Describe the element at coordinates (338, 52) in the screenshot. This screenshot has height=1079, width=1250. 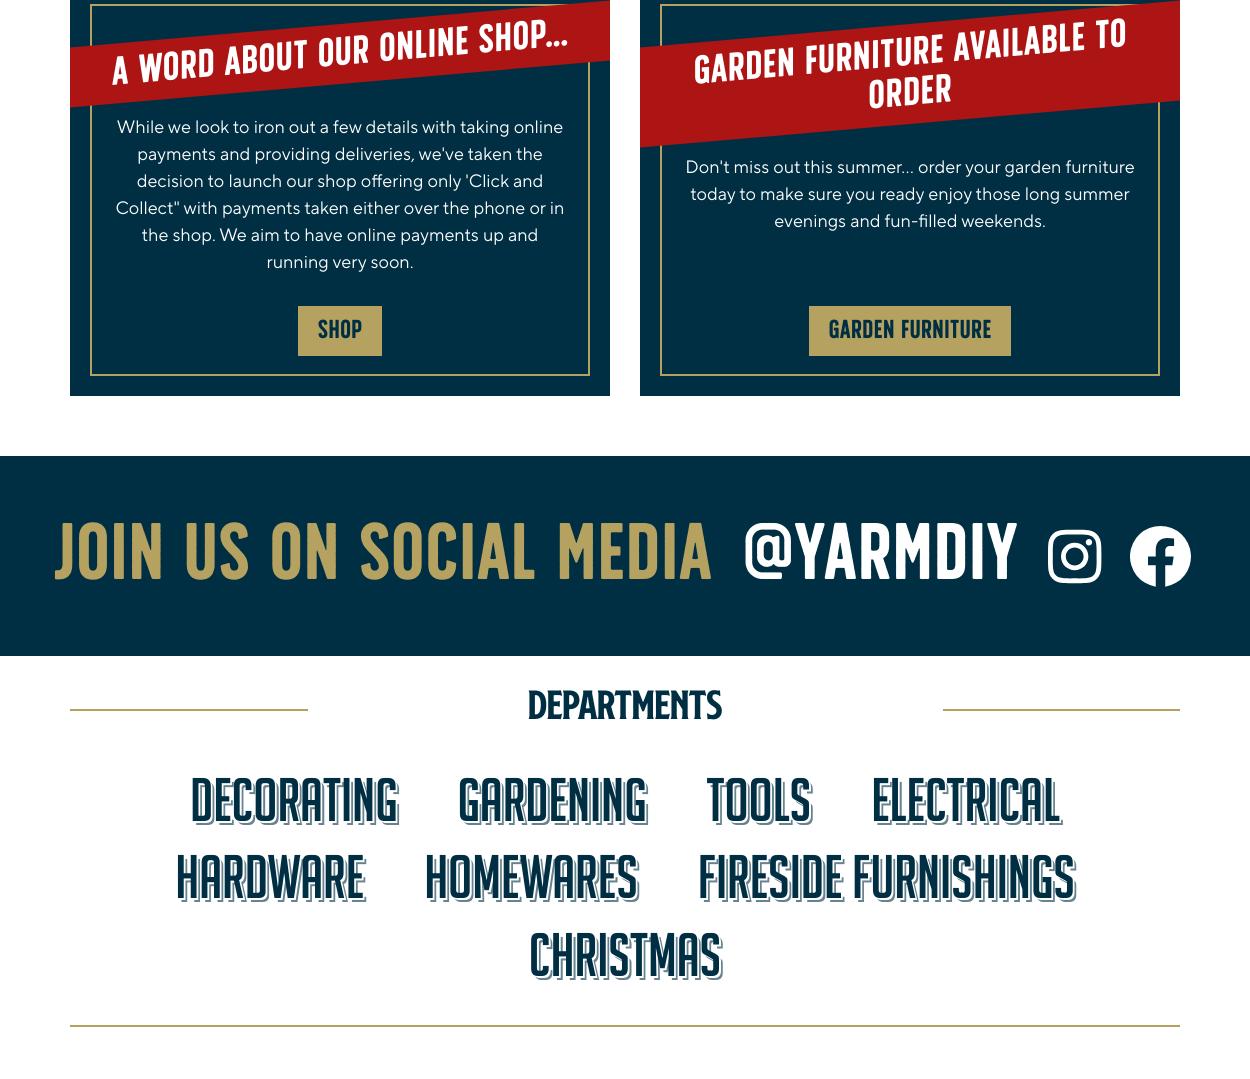
I see `'A word about our online shop...'` at that location.